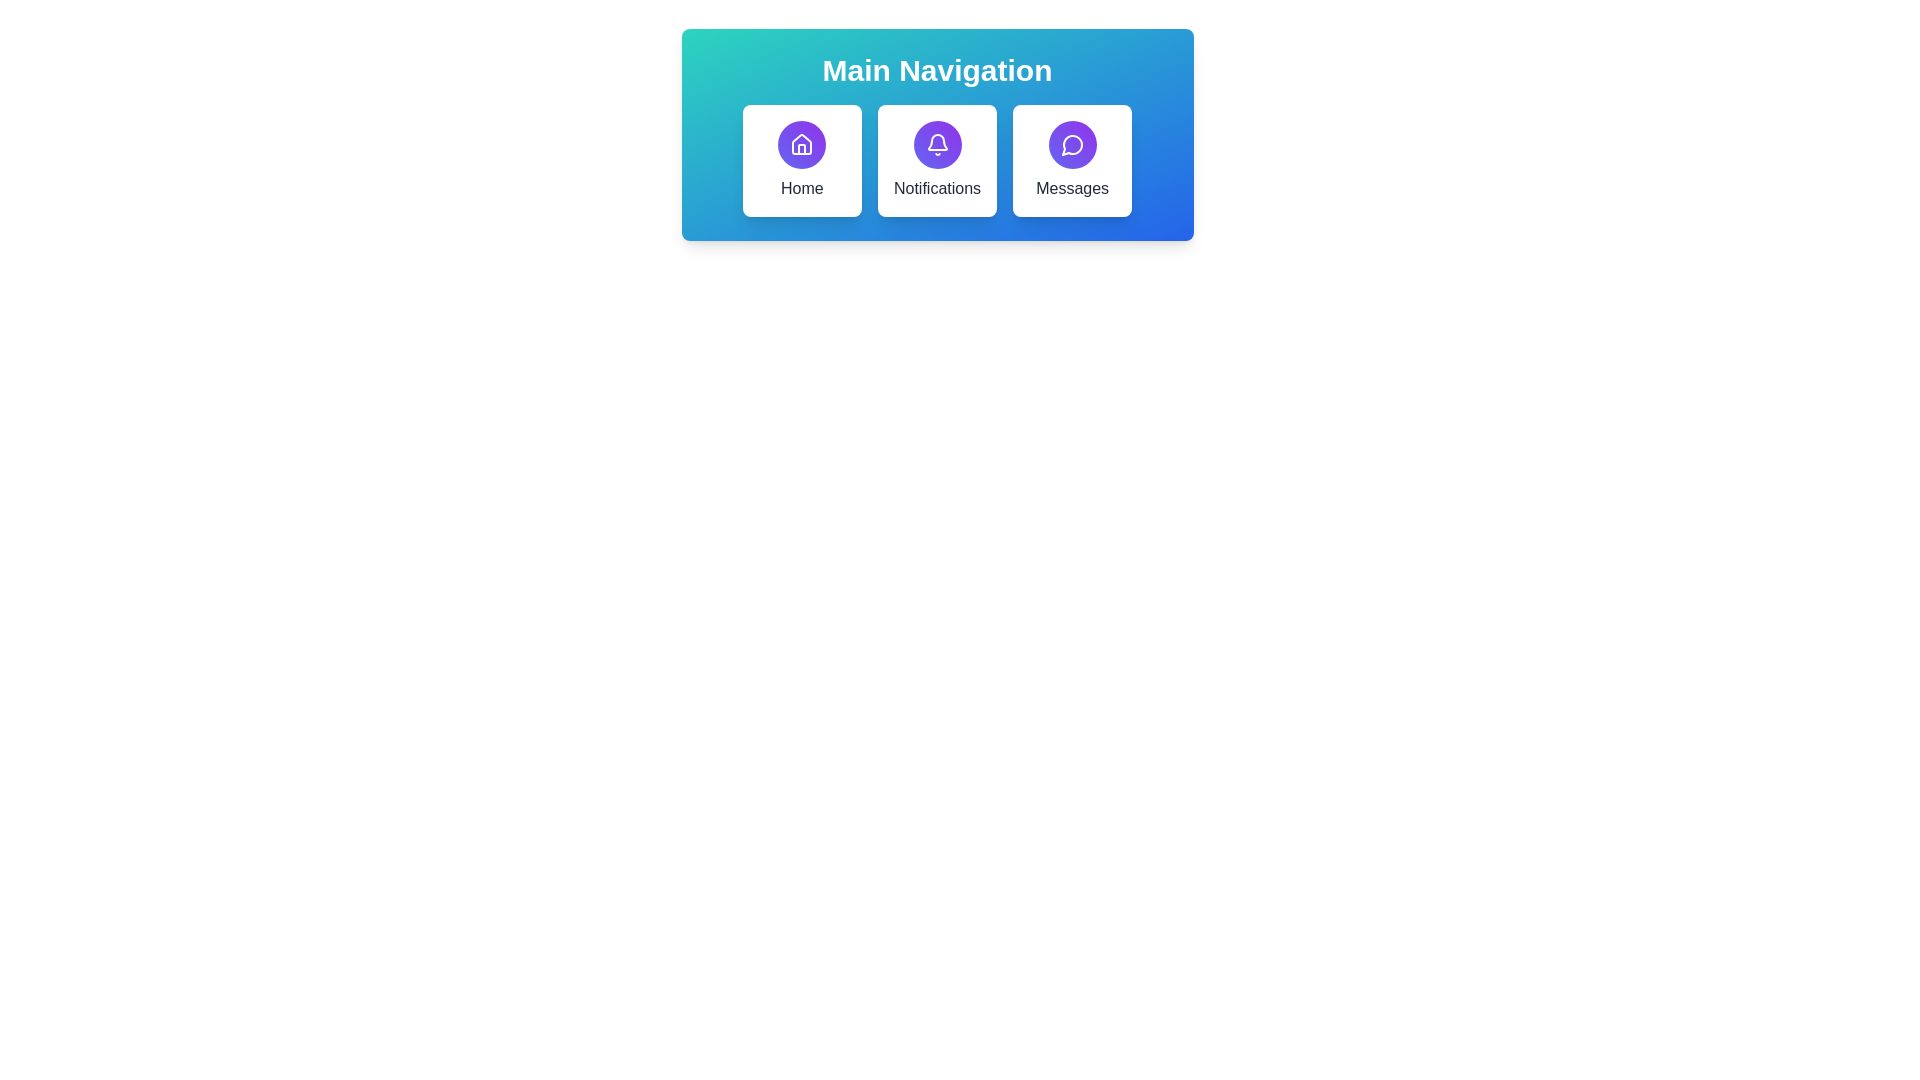 Image resolution: width=1920 pixels, height=1080 pixels. Describe the element at coordinates (1071, 160) in the screenshot. I see `the 'Messages' navigation button located as the third item in the horizontal grid layout` at that location.